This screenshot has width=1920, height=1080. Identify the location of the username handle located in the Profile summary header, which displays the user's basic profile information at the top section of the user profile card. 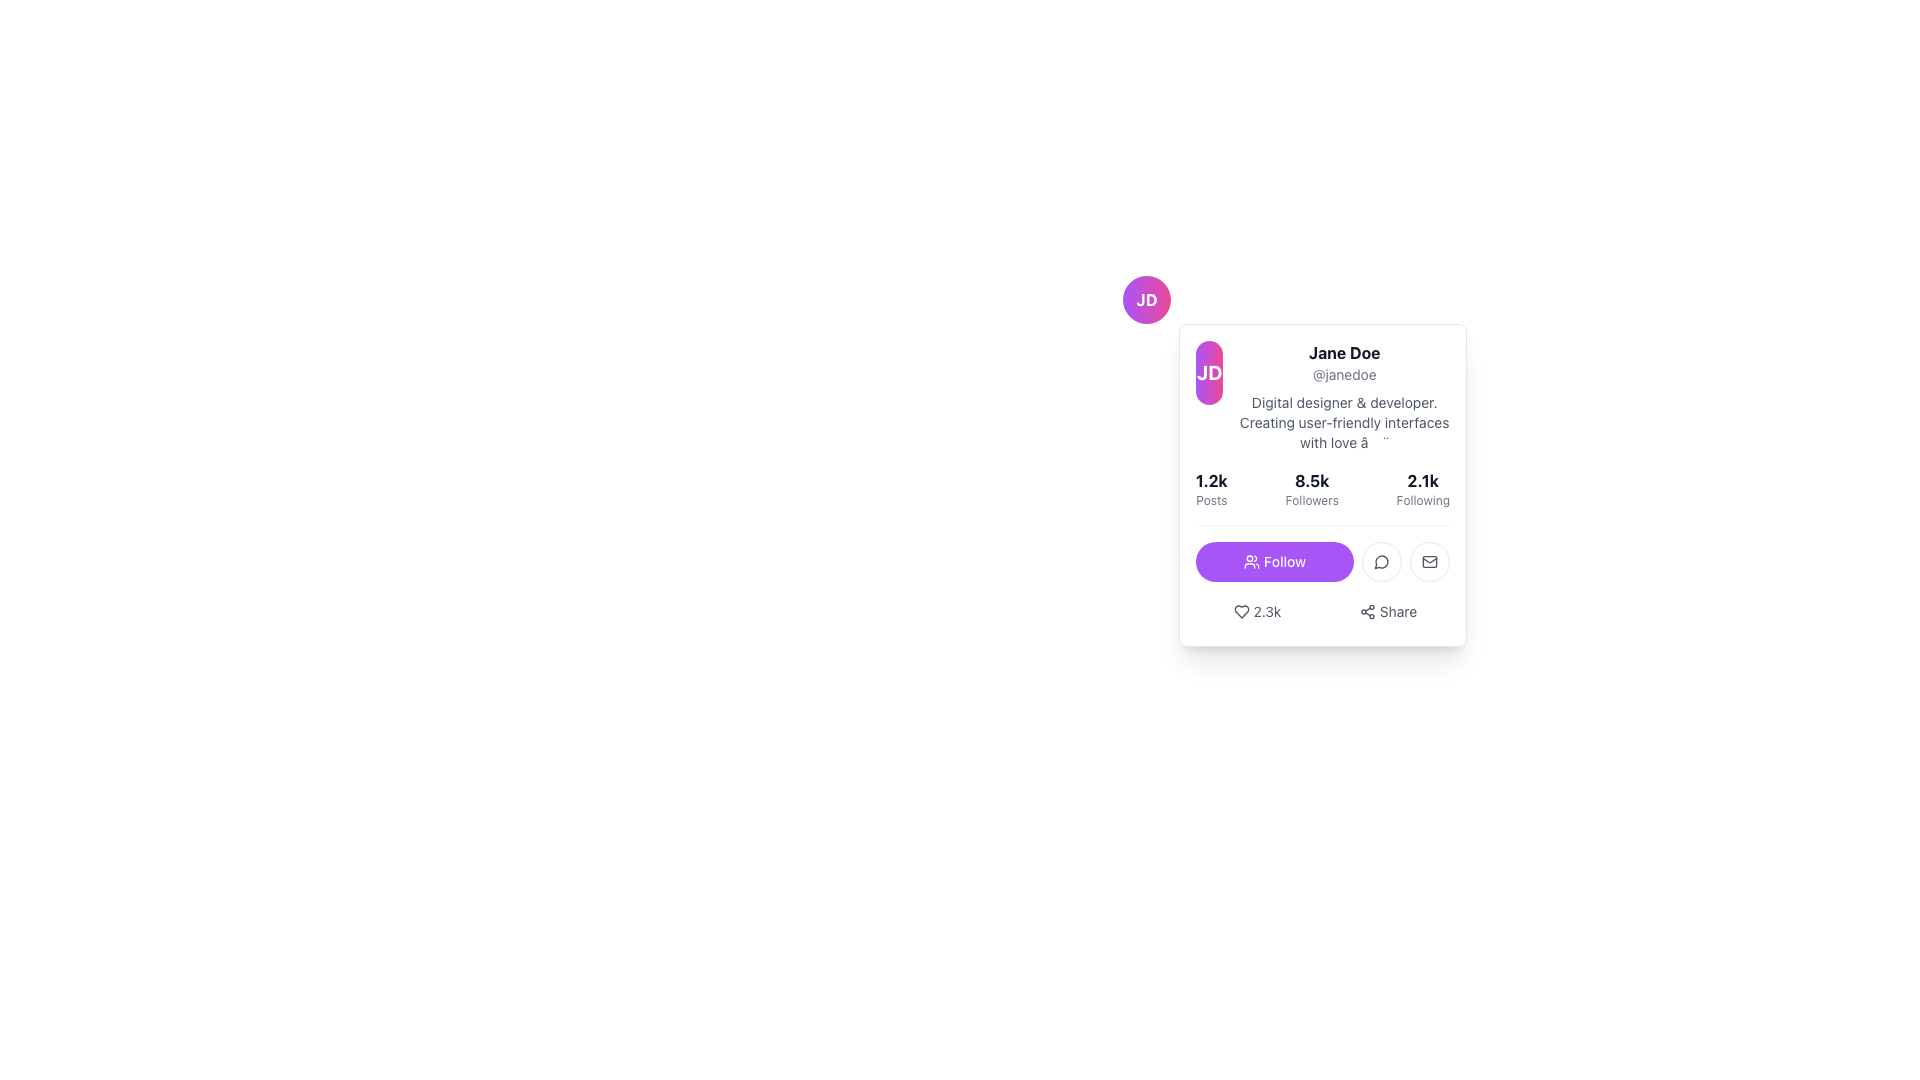
(1323, 397).